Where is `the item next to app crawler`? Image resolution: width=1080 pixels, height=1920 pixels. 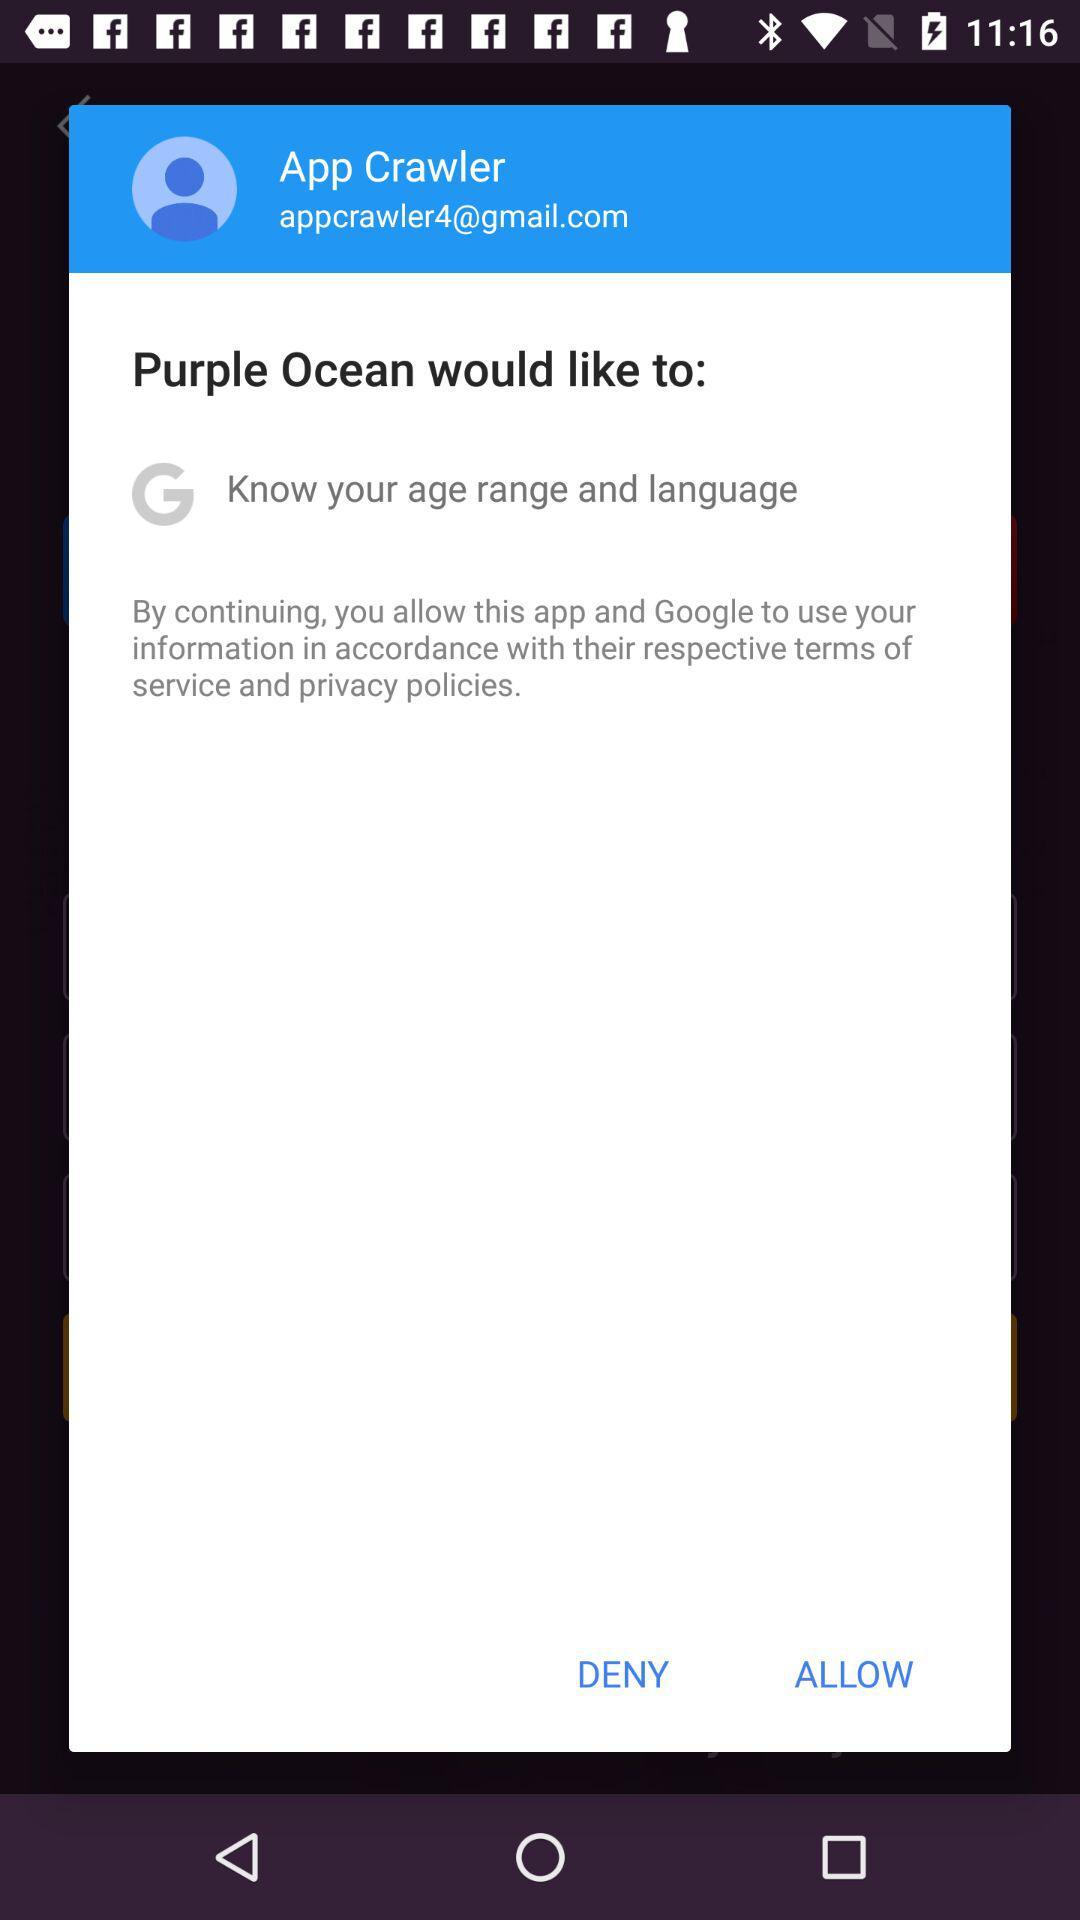
the item next to app crawler is located at coordinates (184, 188).